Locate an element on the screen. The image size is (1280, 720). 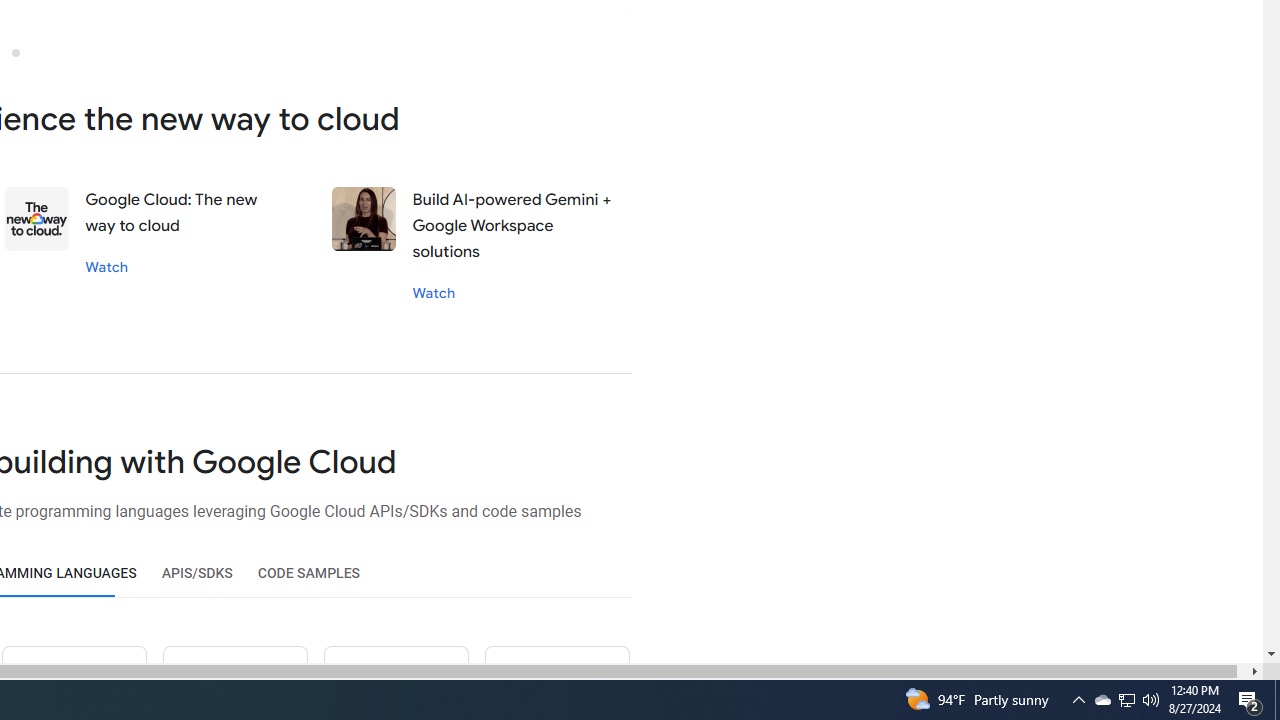
'Watch' is located at coordinates (432, 292).